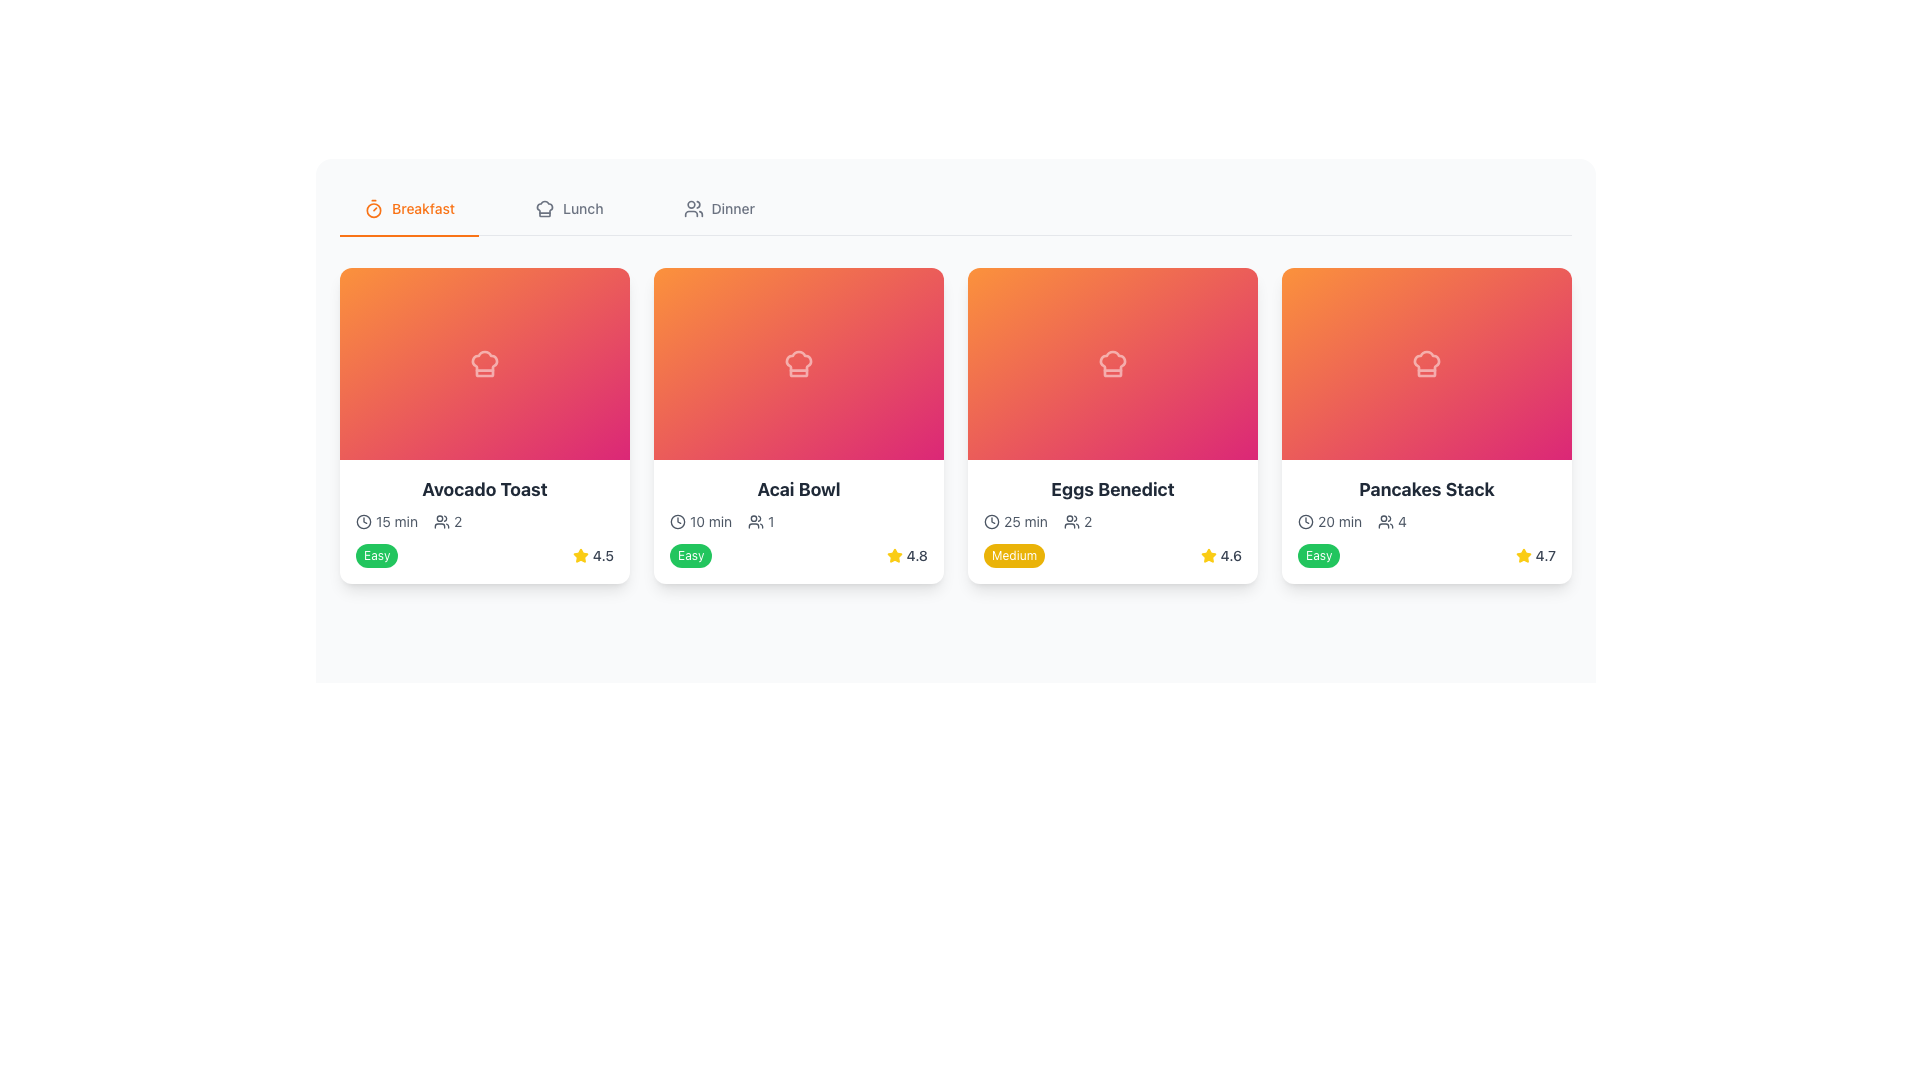  I want to click on the text label displaying '20 min' which is located within the 'Pancakes Stack' card, aligned with other time indicators, so click(1339, 520).